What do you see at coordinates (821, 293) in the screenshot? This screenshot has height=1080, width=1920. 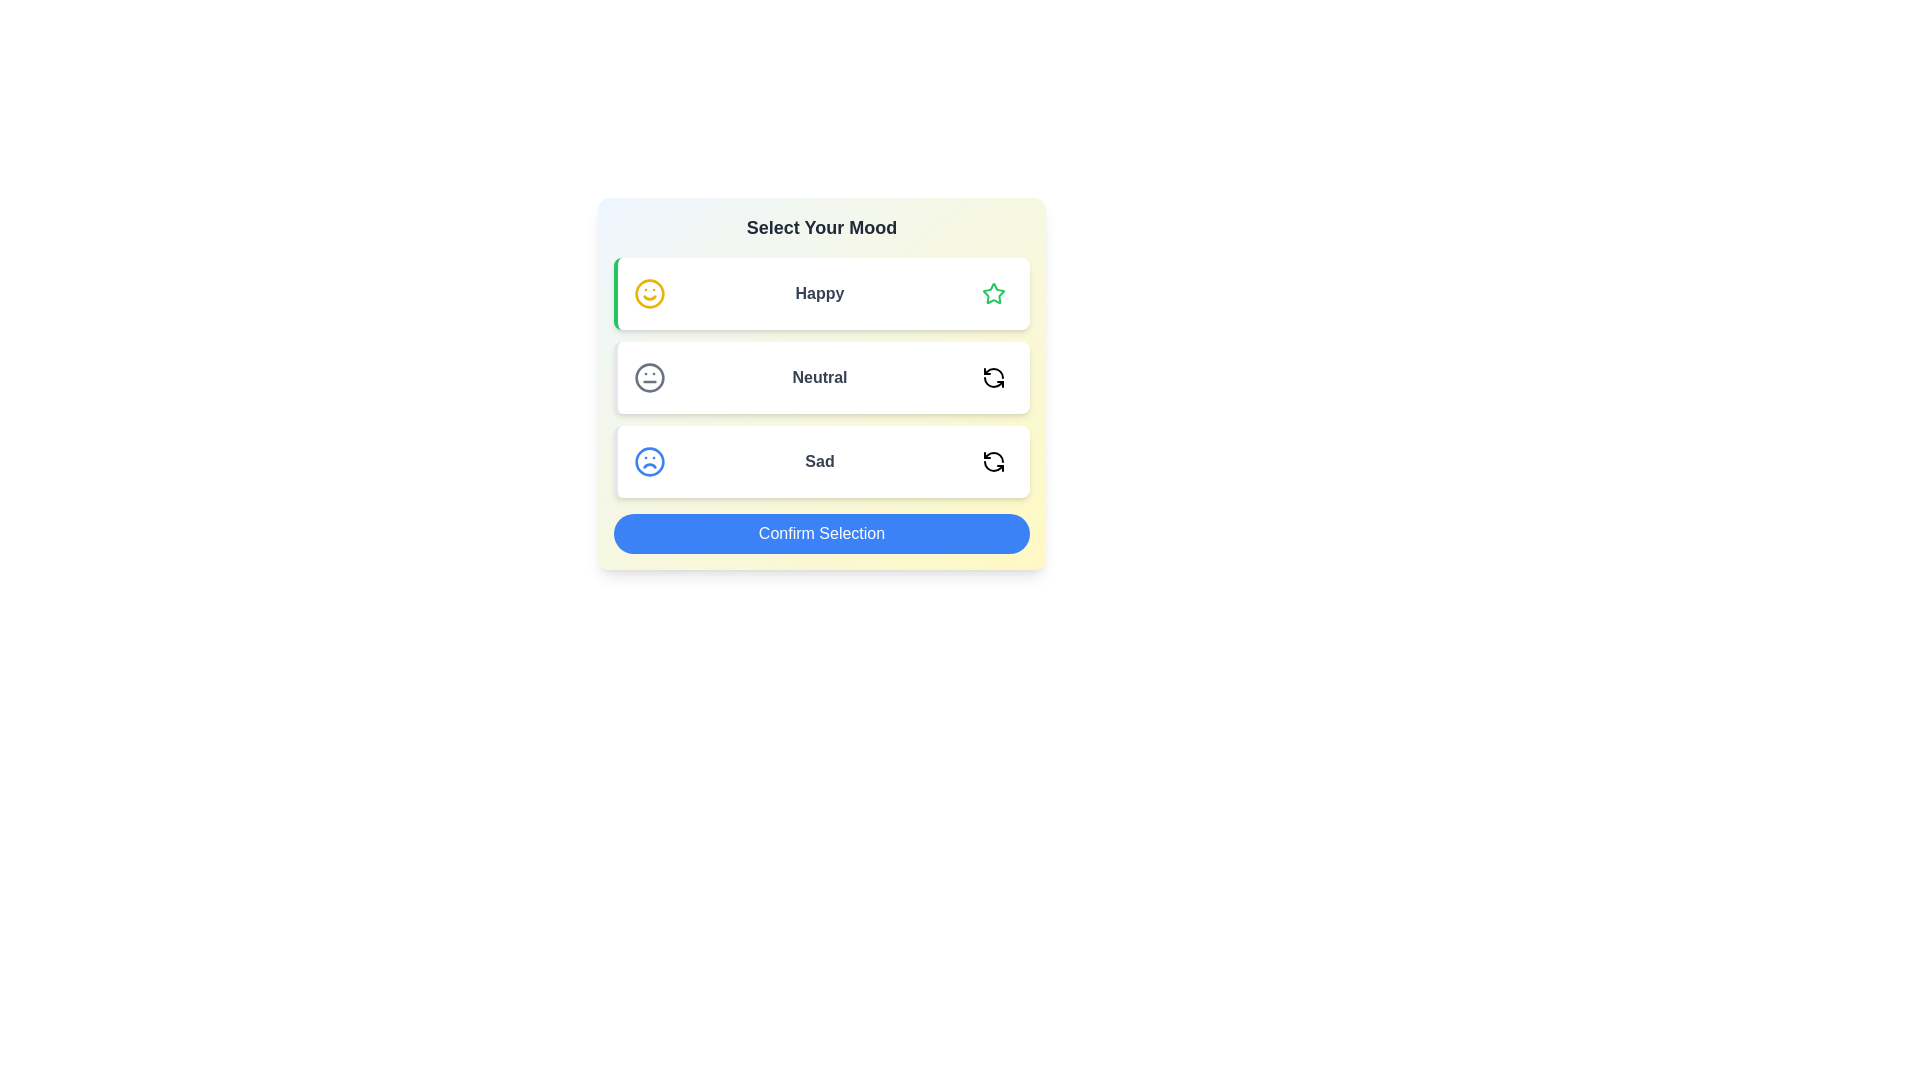 I see `the Happy option to observe its hover effect` at bounding box center [821, 293].